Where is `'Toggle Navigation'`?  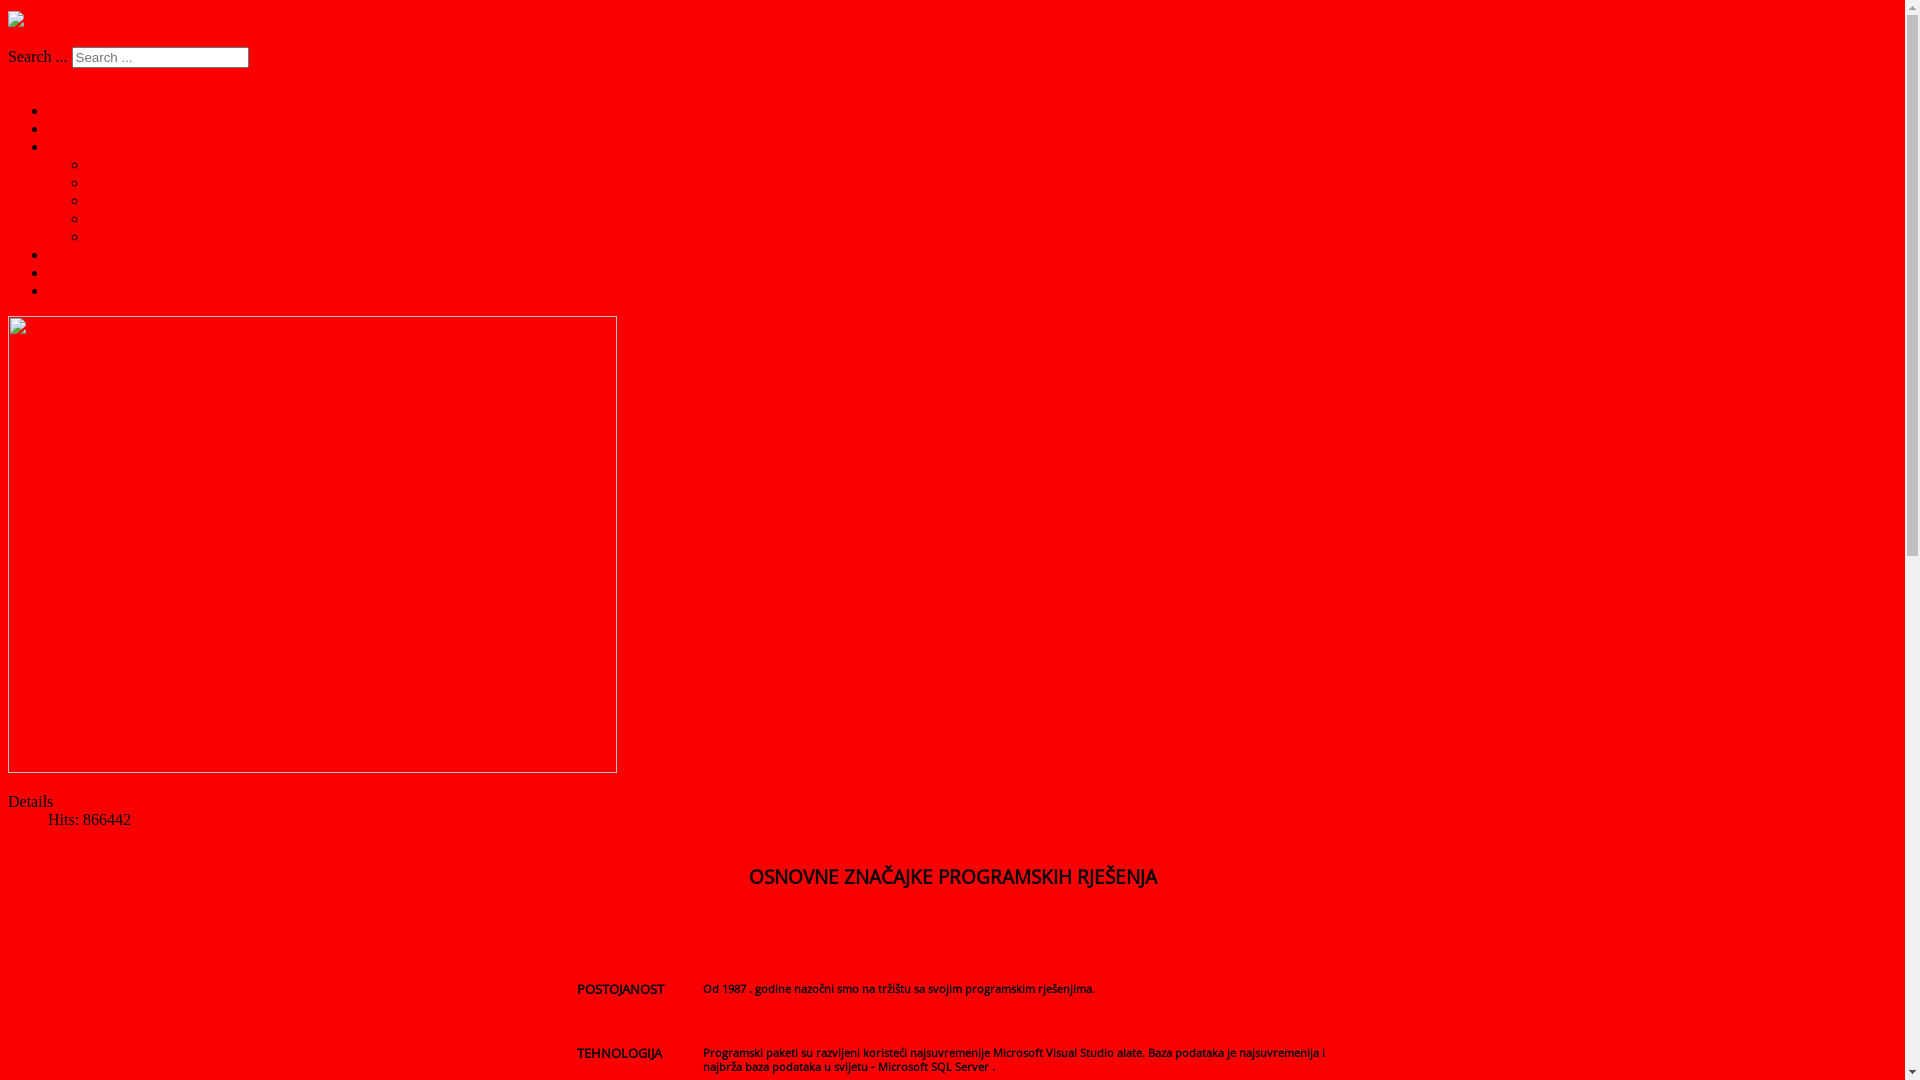 'Toggle Navigation' is located at coordinates (67, 75).